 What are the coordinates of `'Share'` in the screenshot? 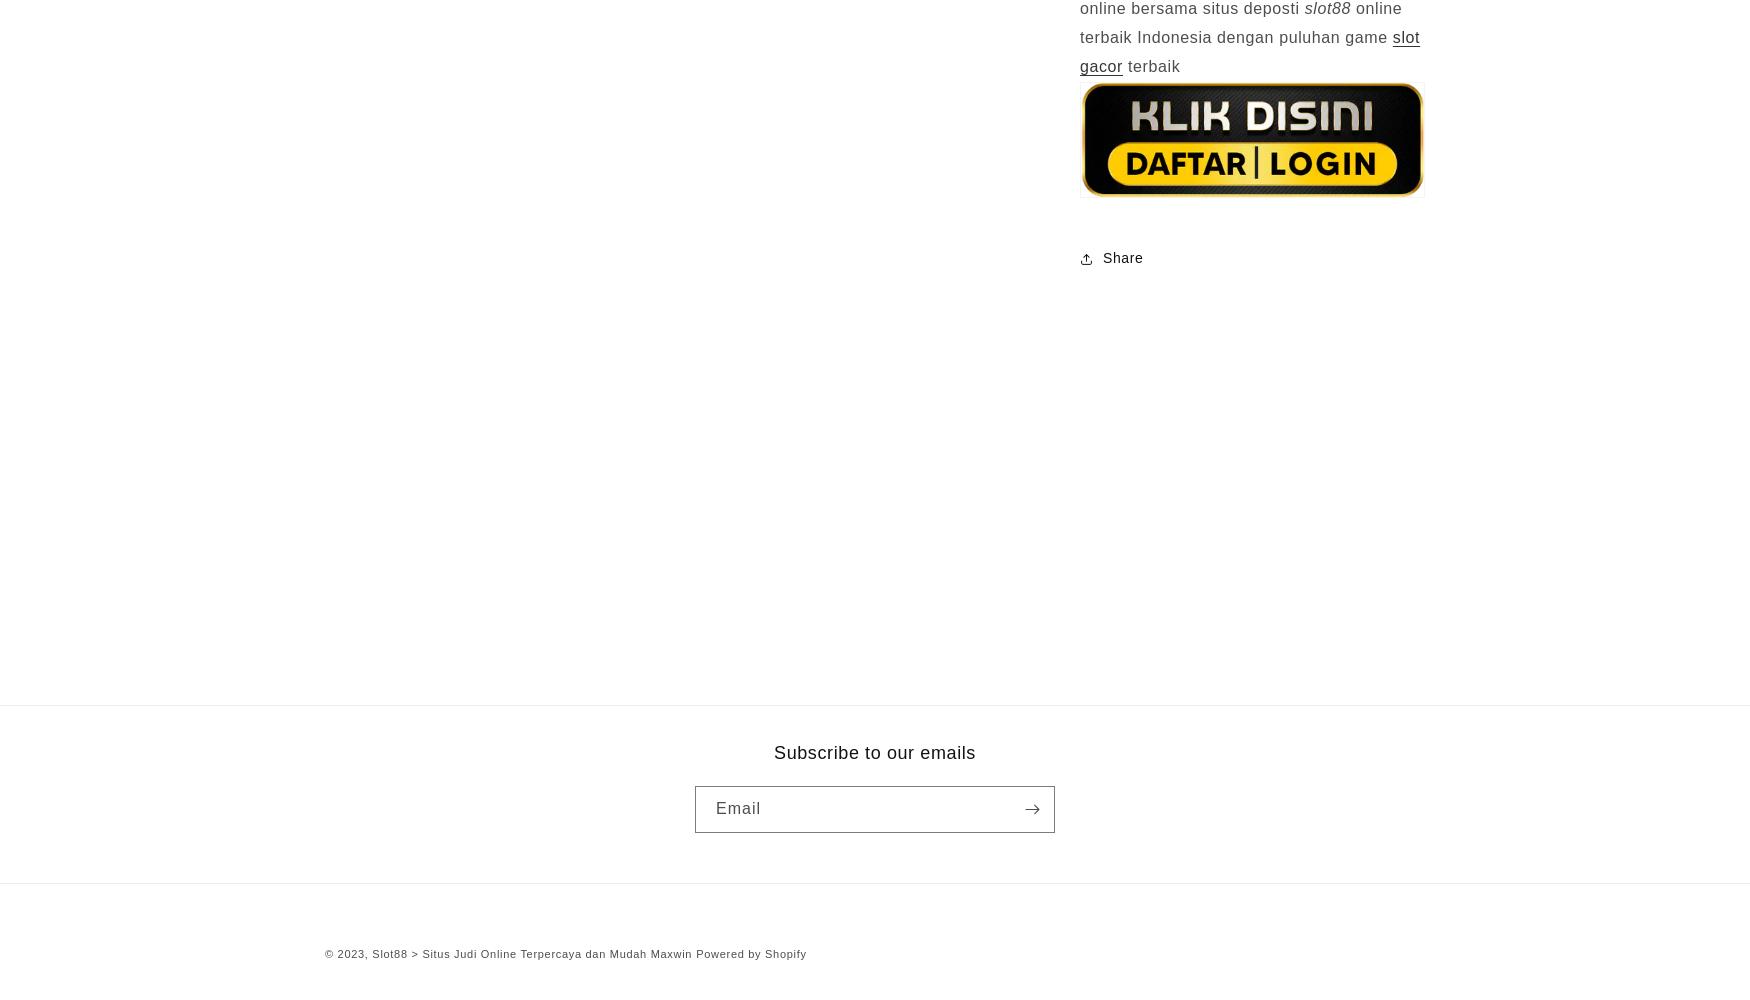 It's located at (1122, 258).